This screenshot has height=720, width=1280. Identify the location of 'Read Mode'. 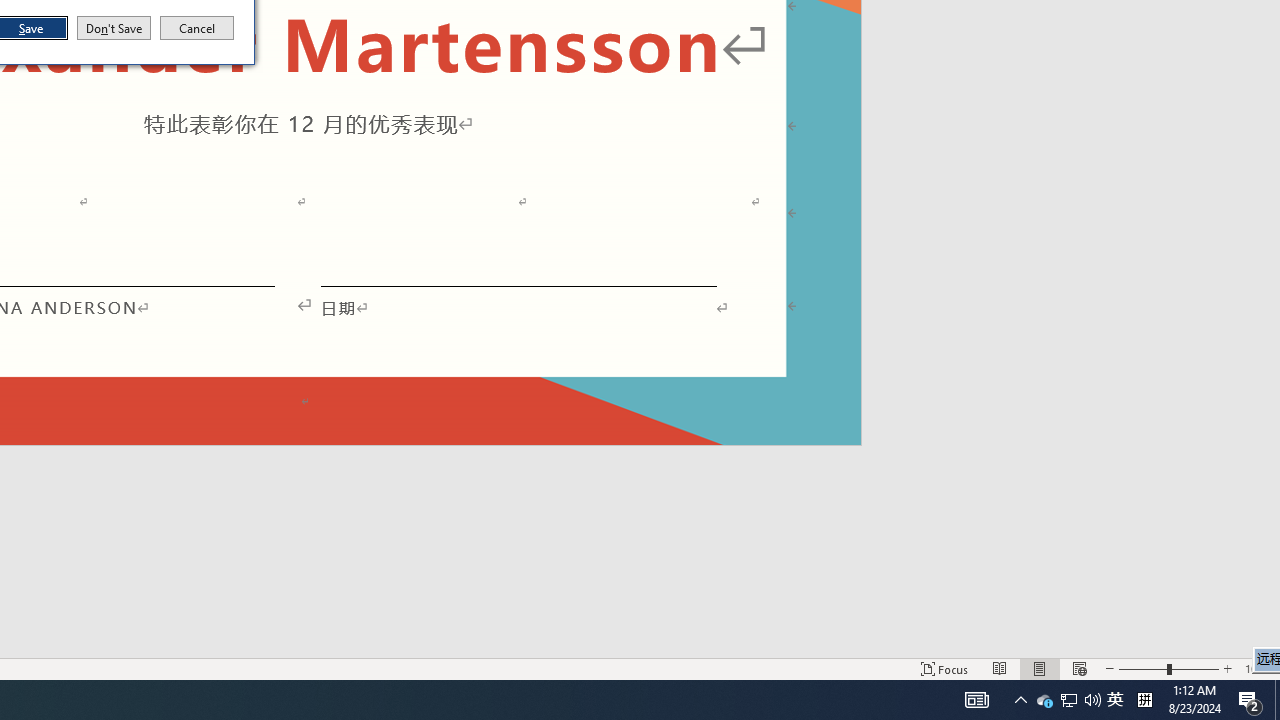
(1000, 669).